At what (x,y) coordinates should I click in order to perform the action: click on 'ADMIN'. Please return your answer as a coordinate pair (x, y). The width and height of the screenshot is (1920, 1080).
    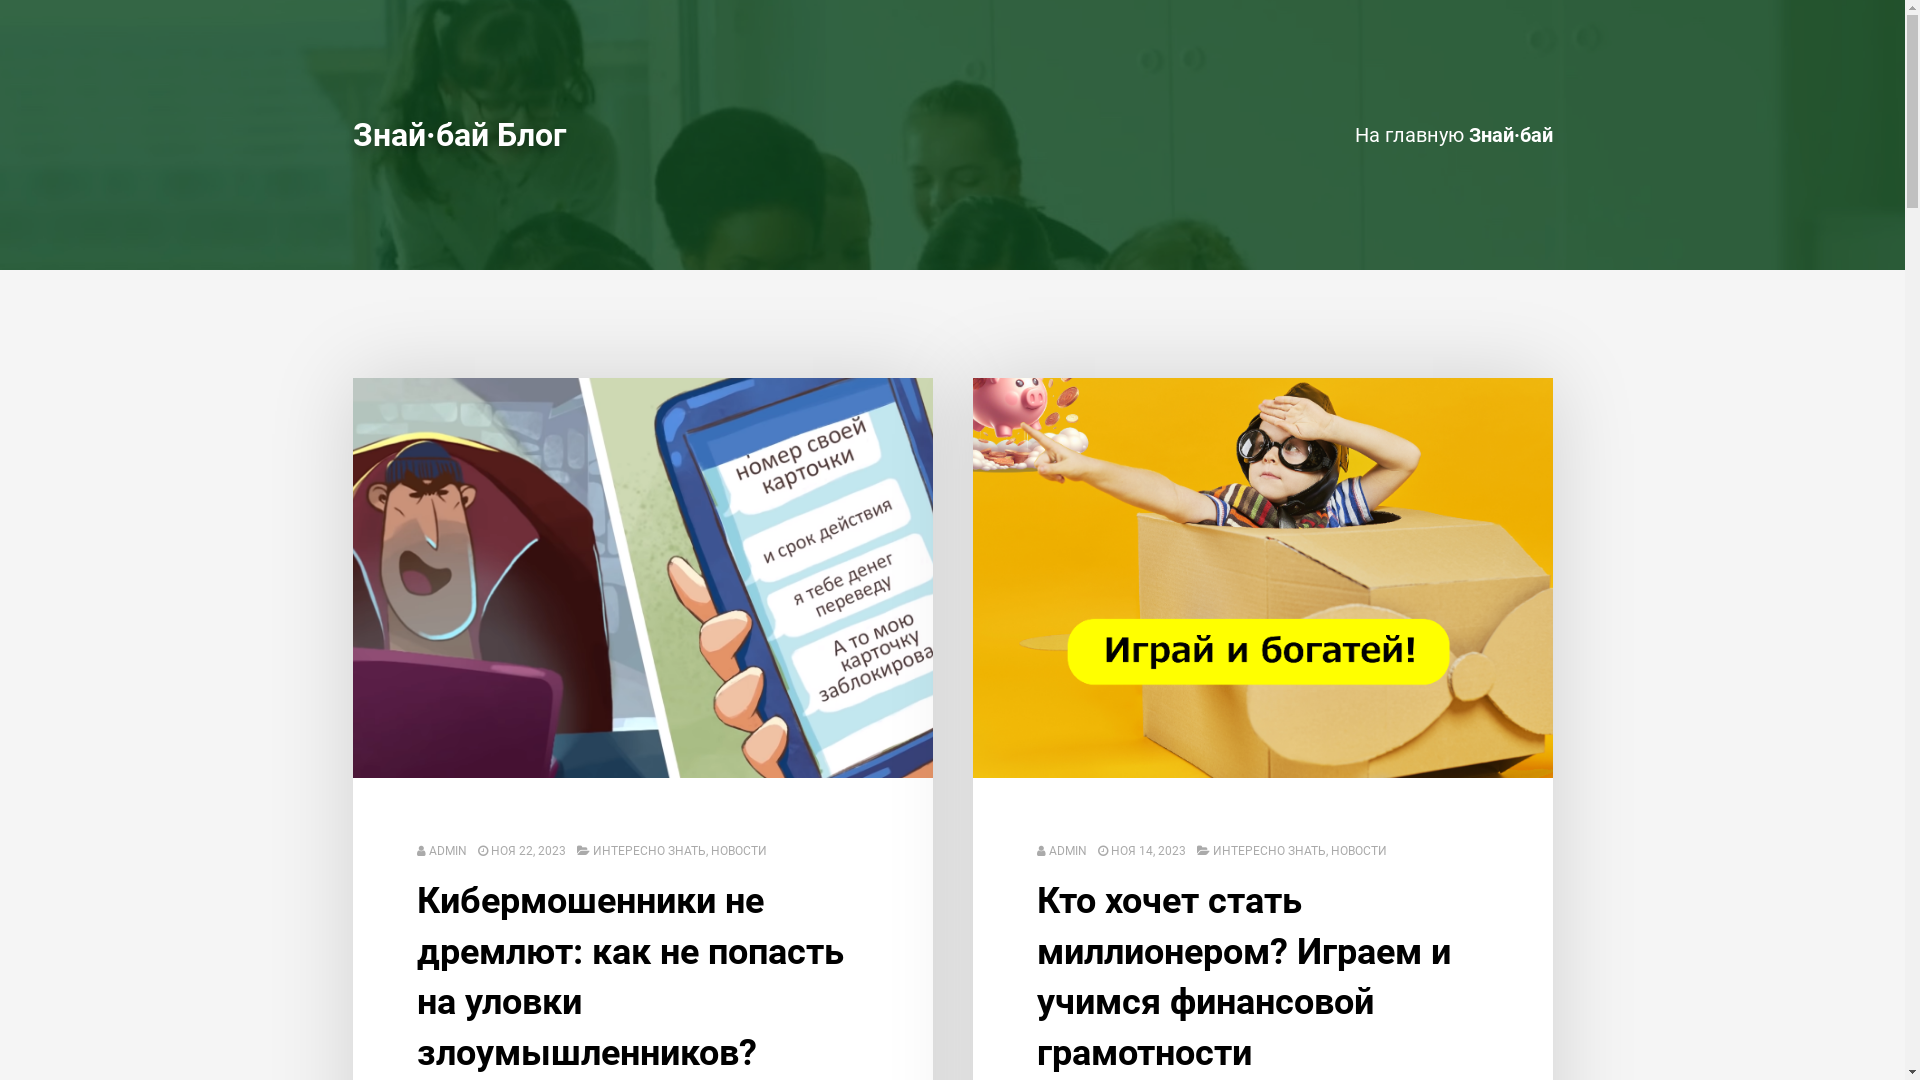
    Looking at the image, I should click on (445, 851).